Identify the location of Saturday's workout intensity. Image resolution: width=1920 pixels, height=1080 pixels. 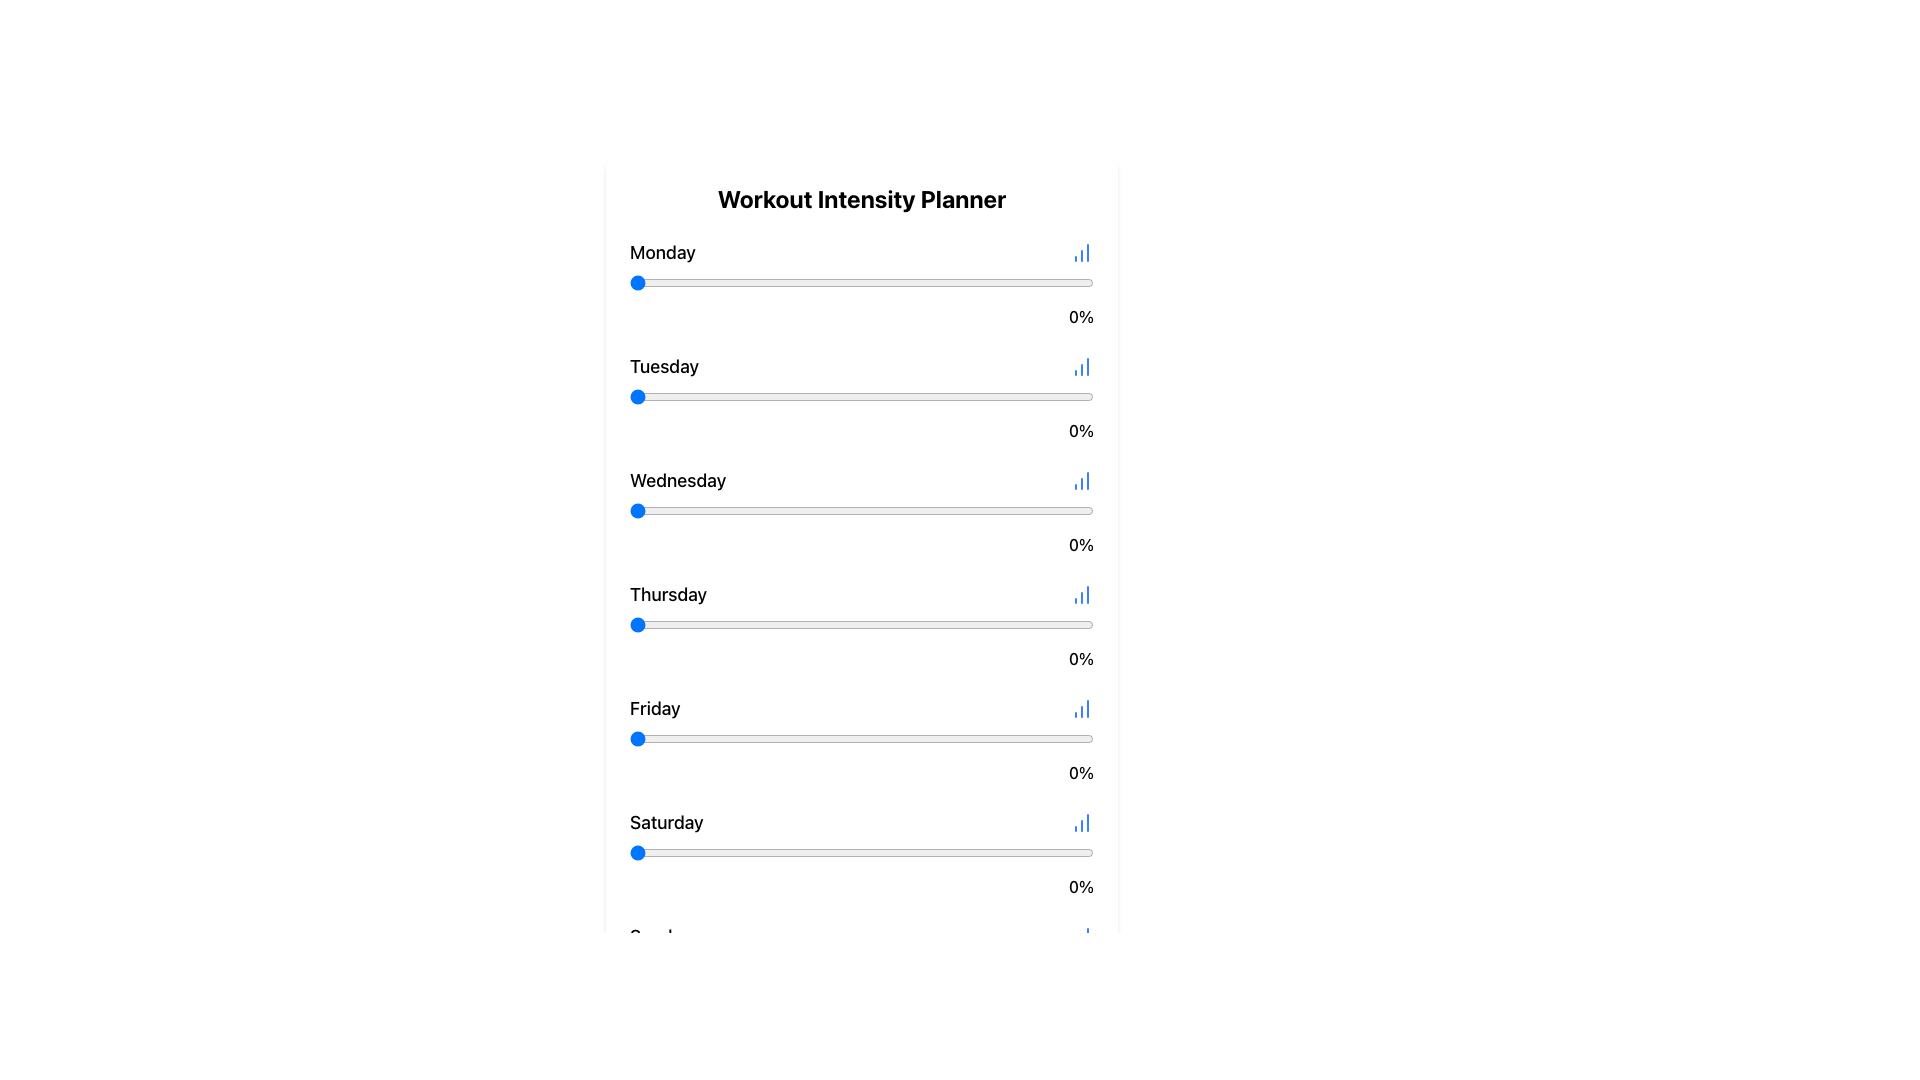
(968, 852).